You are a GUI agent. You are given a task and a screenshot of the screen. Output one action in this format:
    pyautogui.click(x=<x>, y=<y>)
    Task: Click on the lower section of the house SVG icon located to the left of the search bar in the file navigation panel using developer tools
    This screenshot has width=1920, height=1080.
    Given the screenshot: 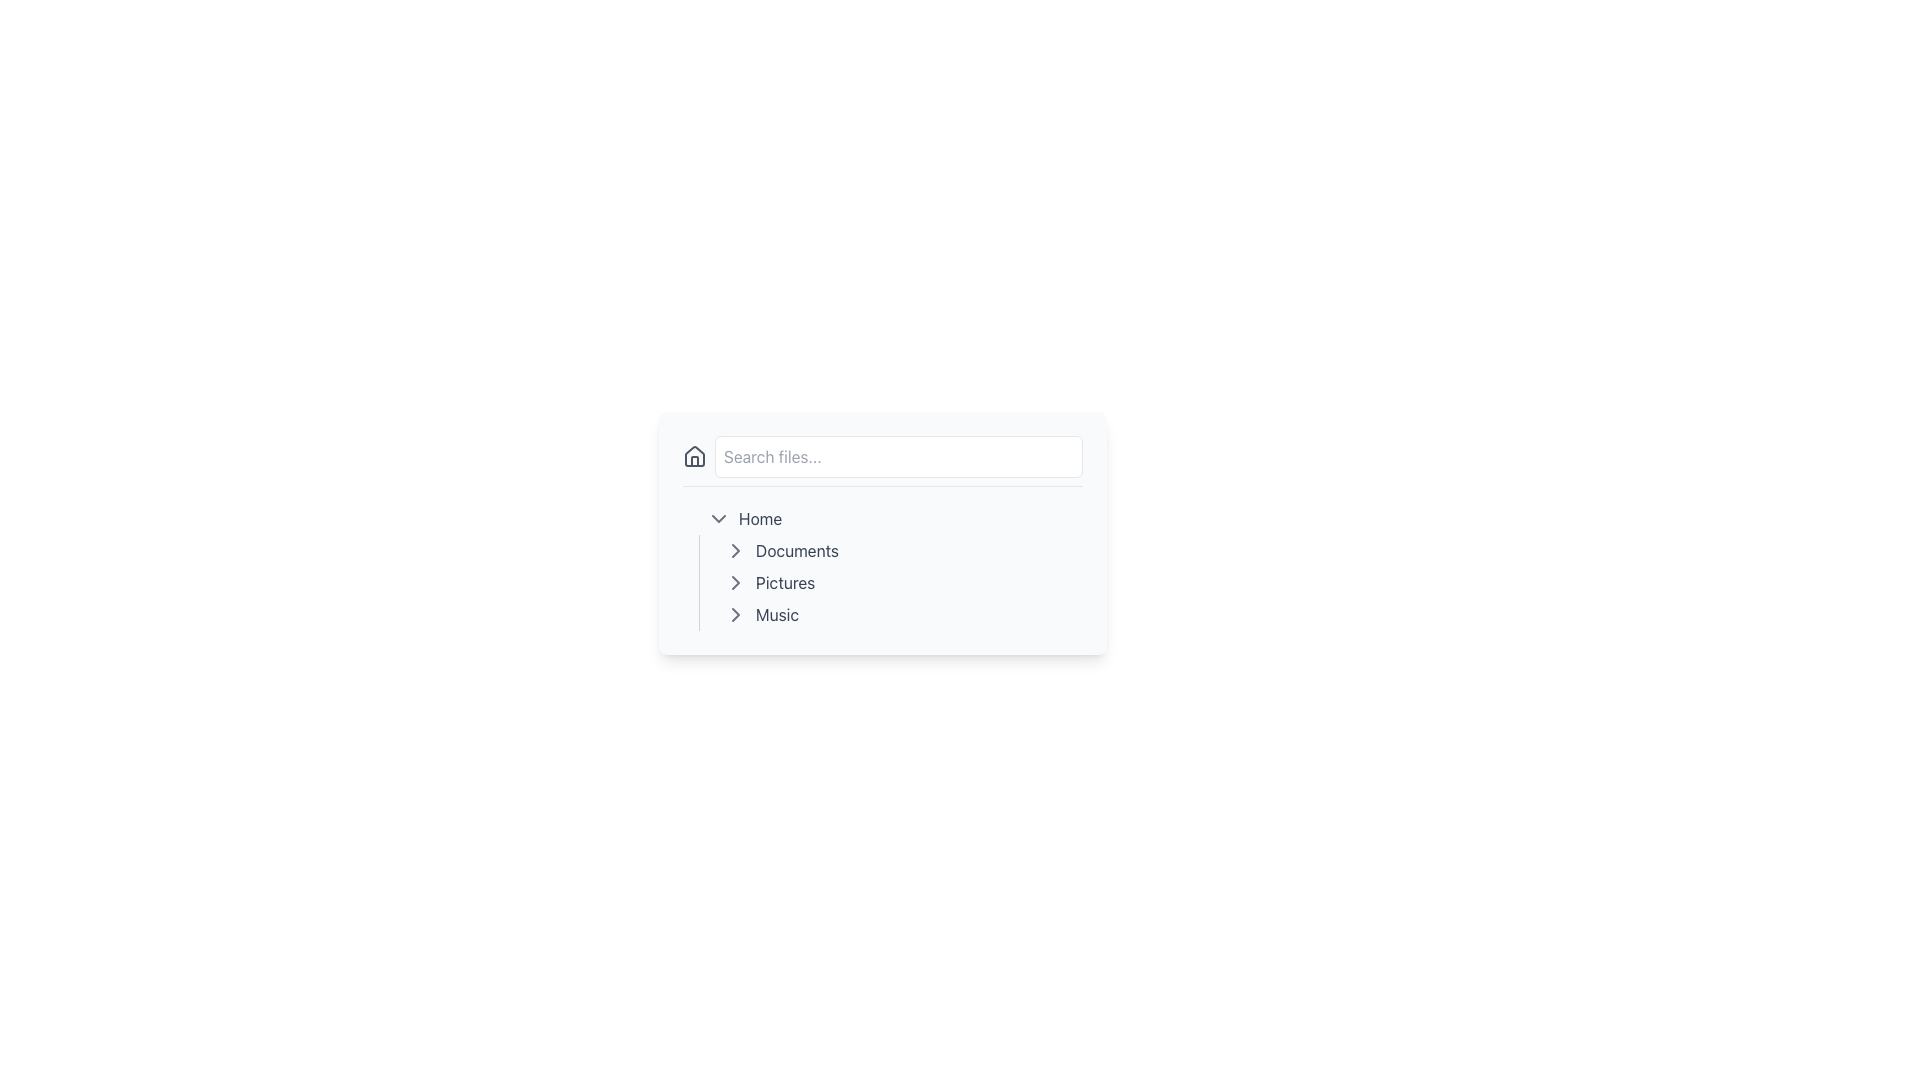 What is the action you would take?
    pyautogui.click(x=695, y=461)
    